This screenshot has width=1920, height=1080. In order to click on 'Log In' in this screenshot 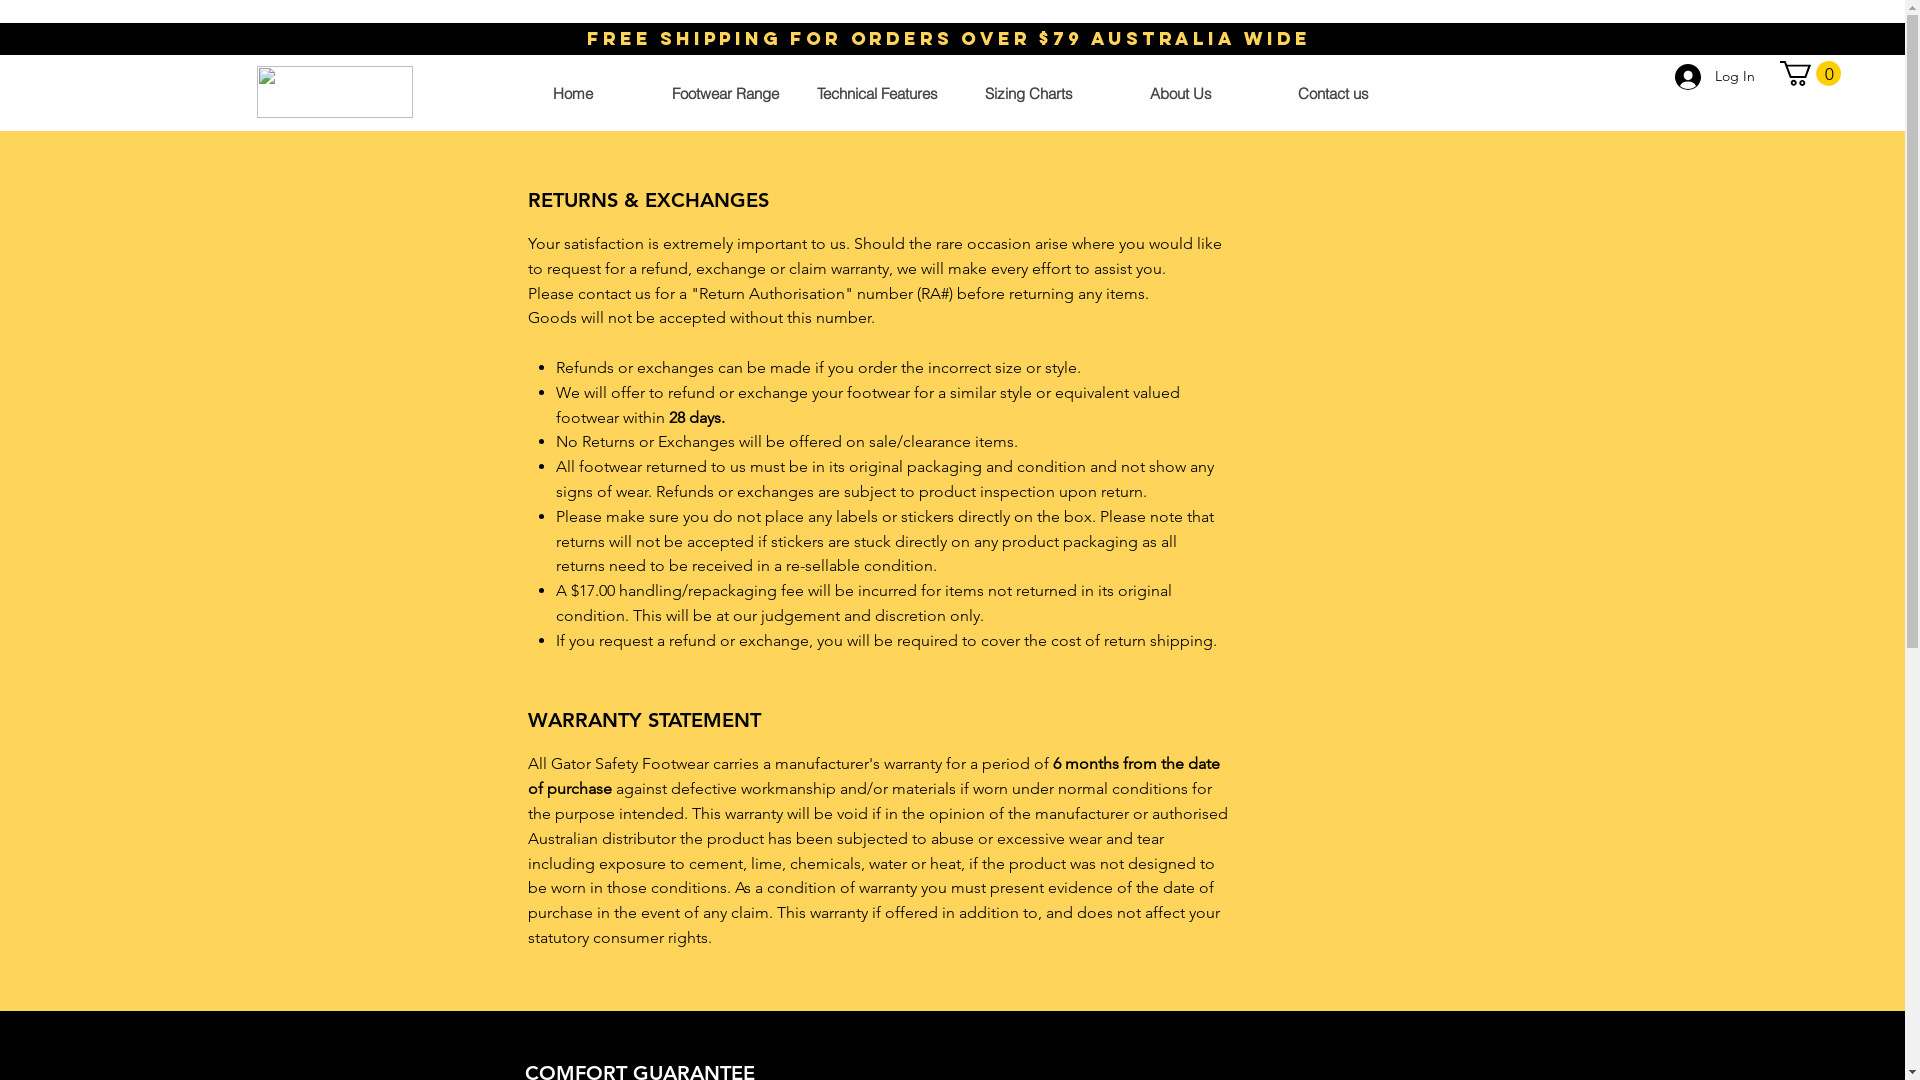, I will do `click(1713, 76)`.